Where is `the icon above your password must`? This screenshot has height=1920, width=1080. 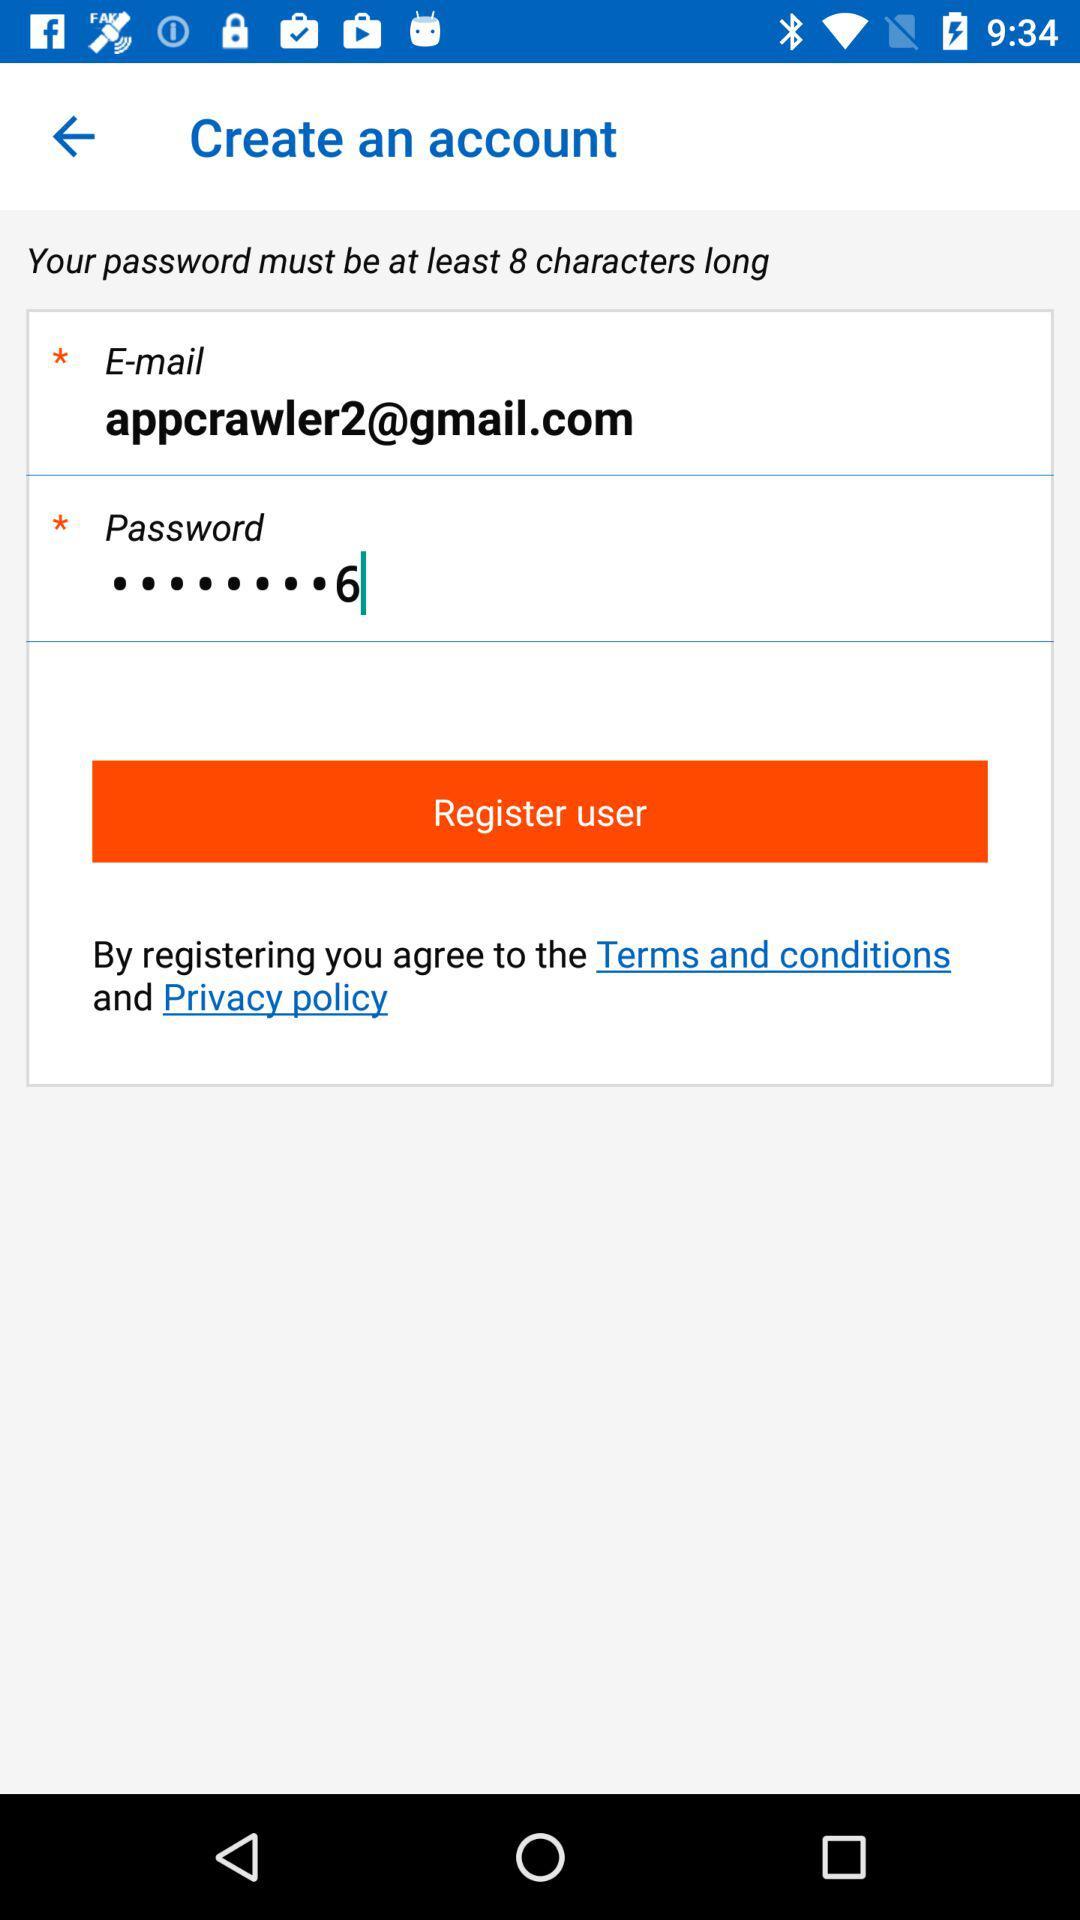
the icon above your password must is located at coordinates (72, 135).